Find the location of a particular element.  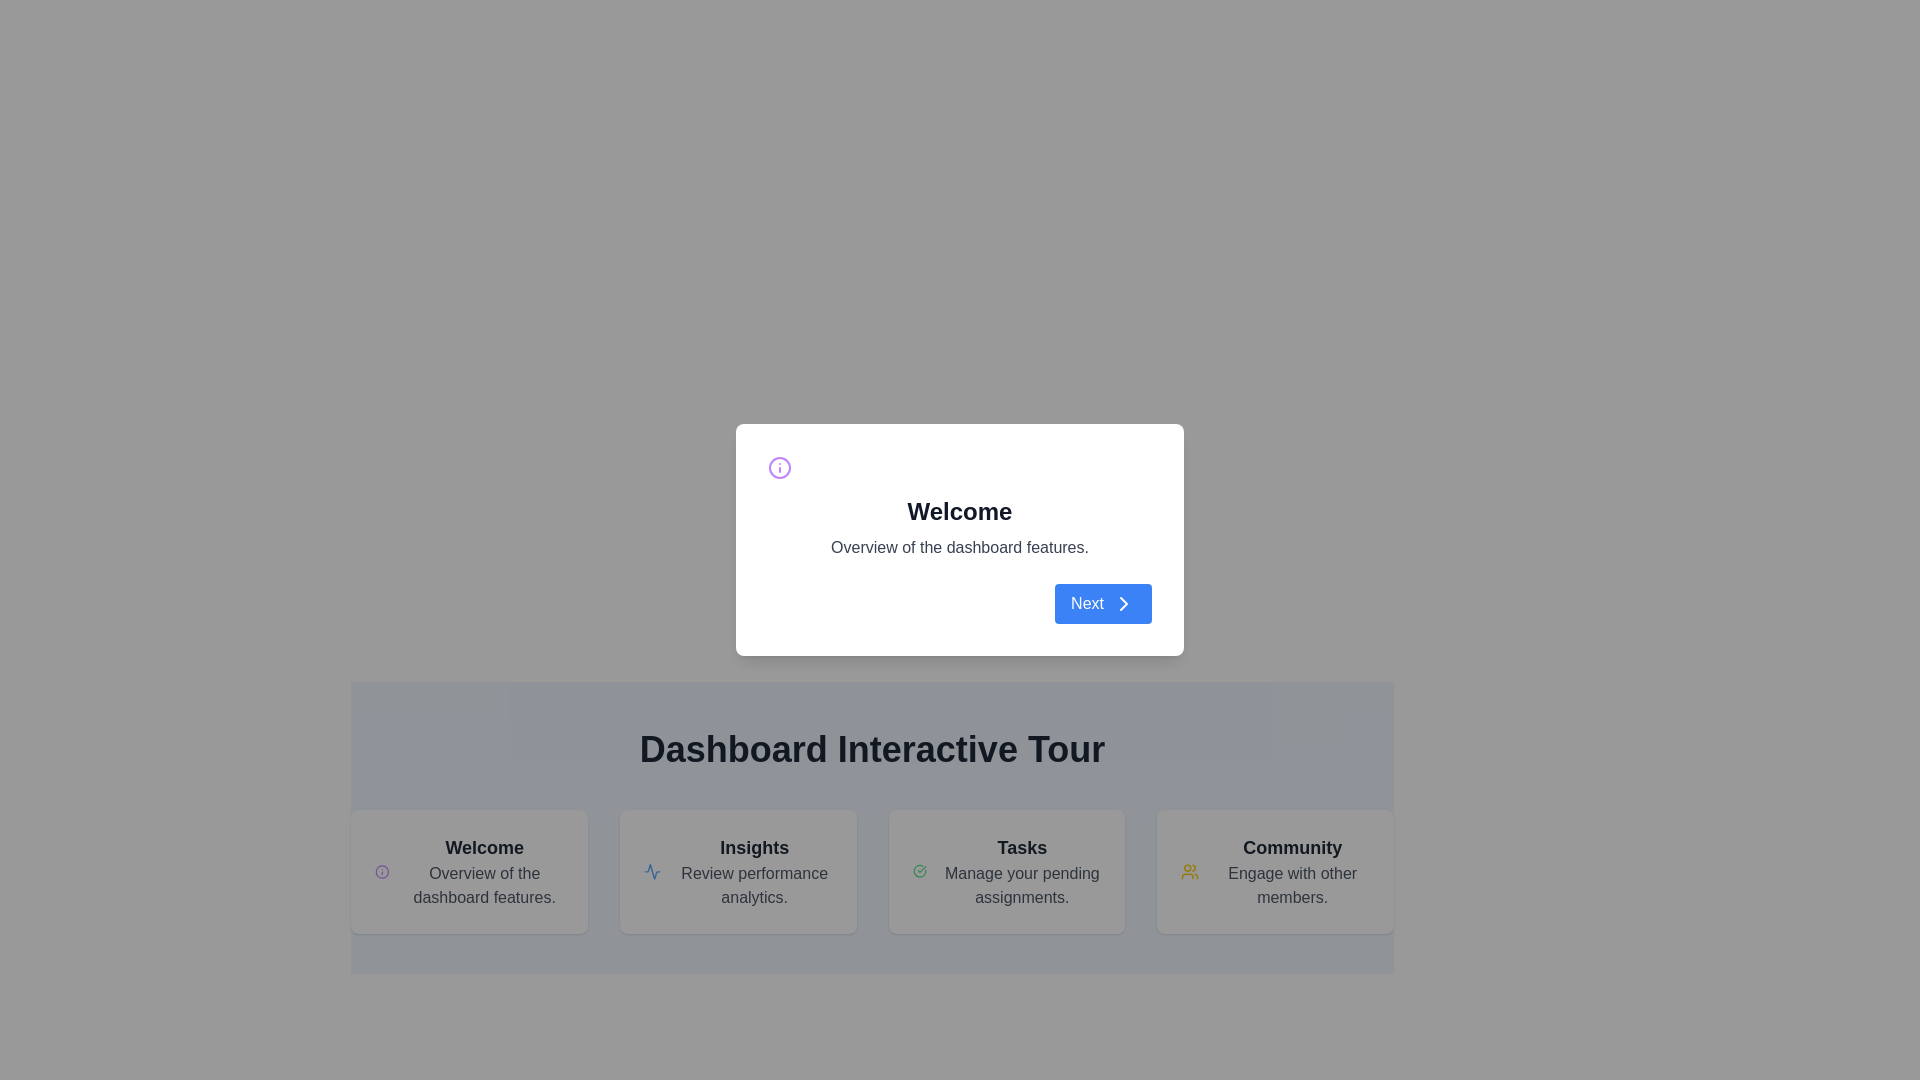

the text label providing additional information about the 'Community' section, located in the bottom portion of the interface, below the bold title 'Community' is located at coordinates (1292, 885).